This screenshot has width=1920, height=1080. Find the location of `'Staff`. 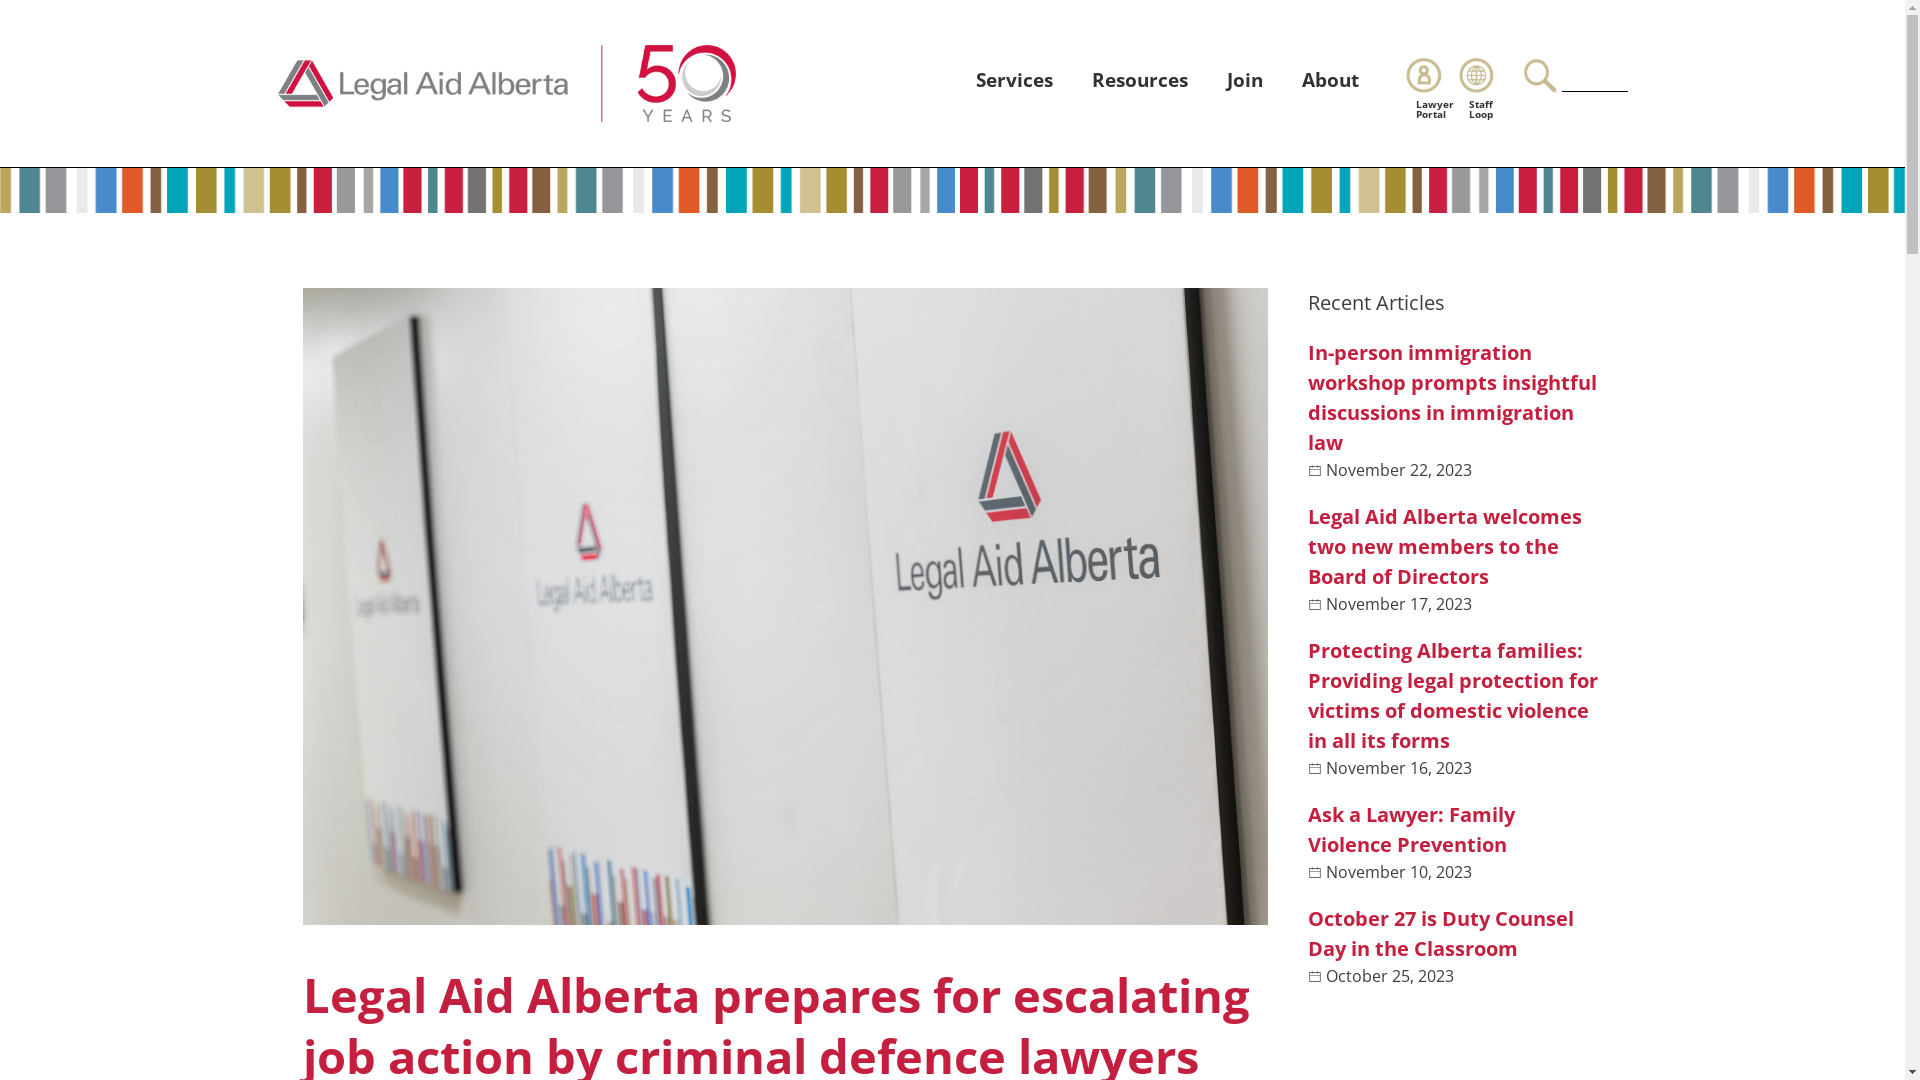

'Staff is located at coordinates (1485, 87).